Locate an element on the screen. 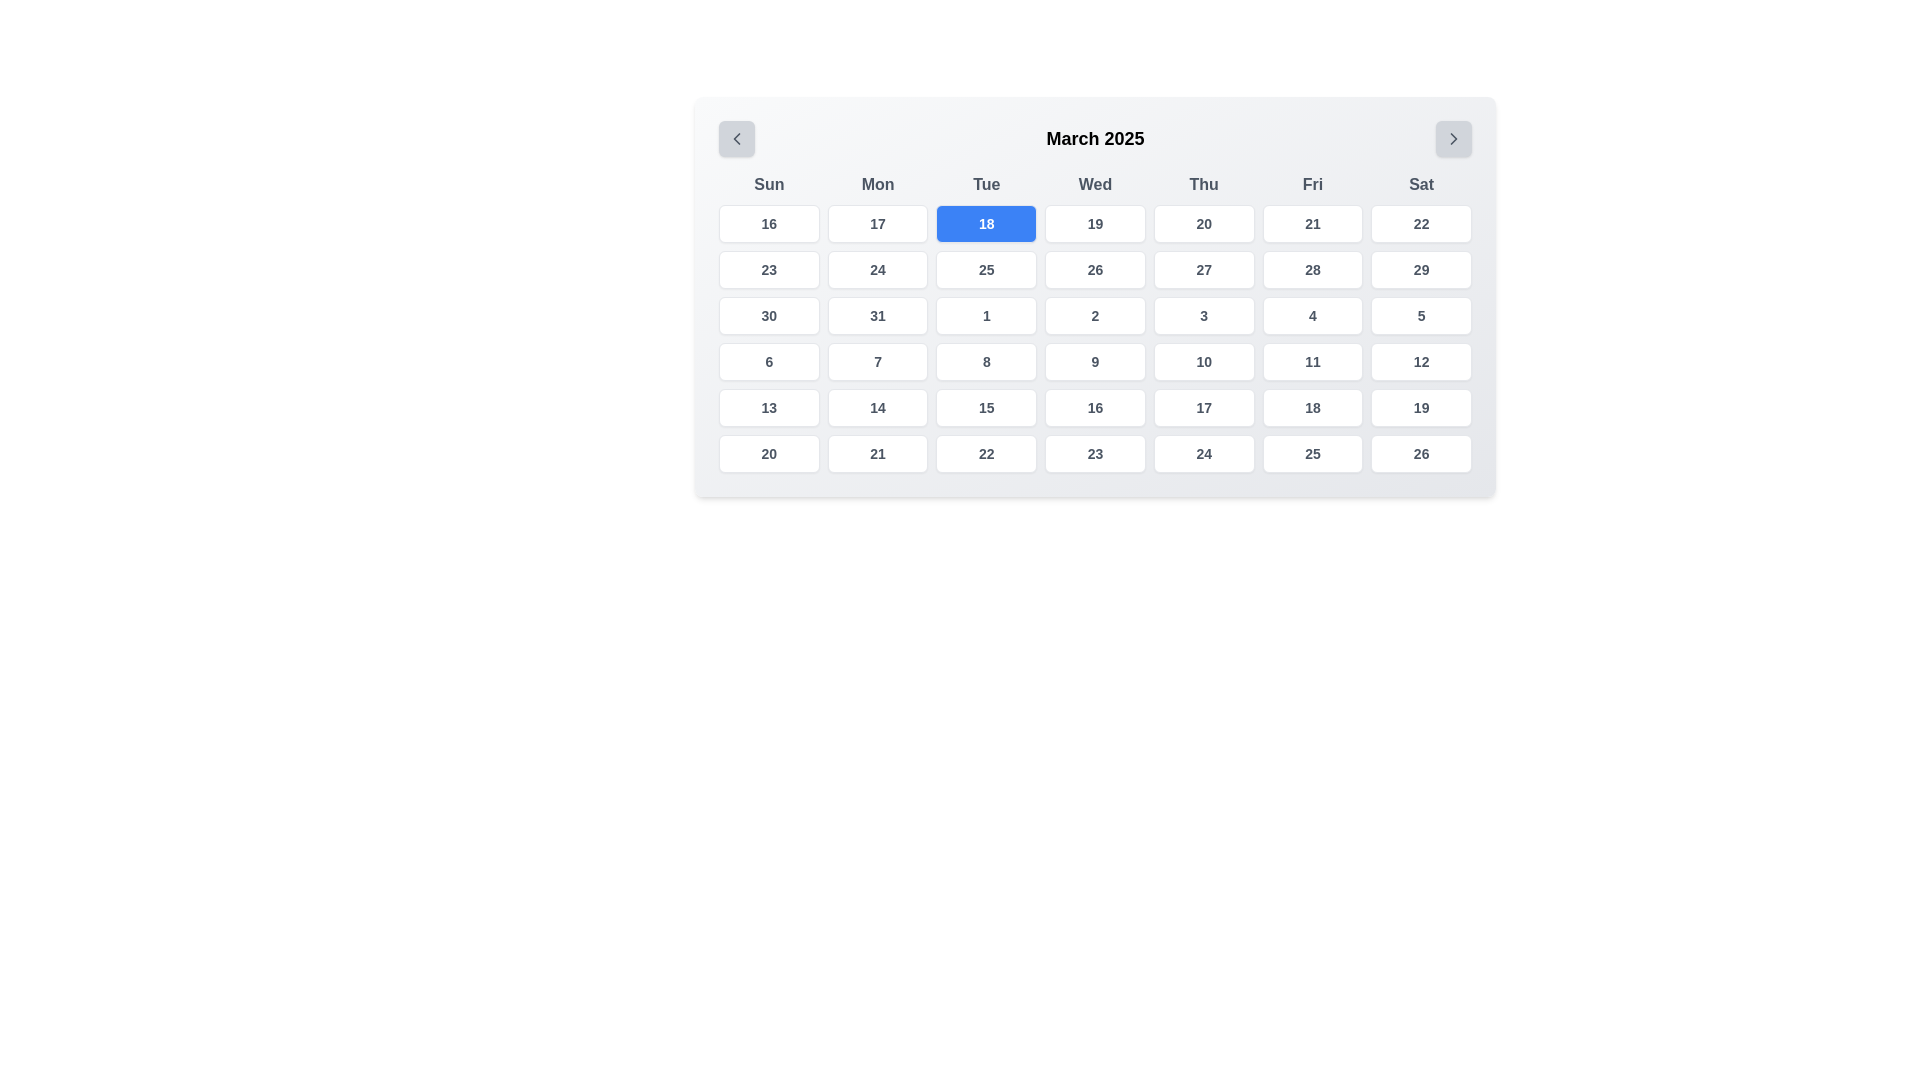 The height and width of the screenshot is (1080, 1920). the button representing the 19th in the calendar view located under 'Wed' in the fourth column is located at coordinates (1094, 223).